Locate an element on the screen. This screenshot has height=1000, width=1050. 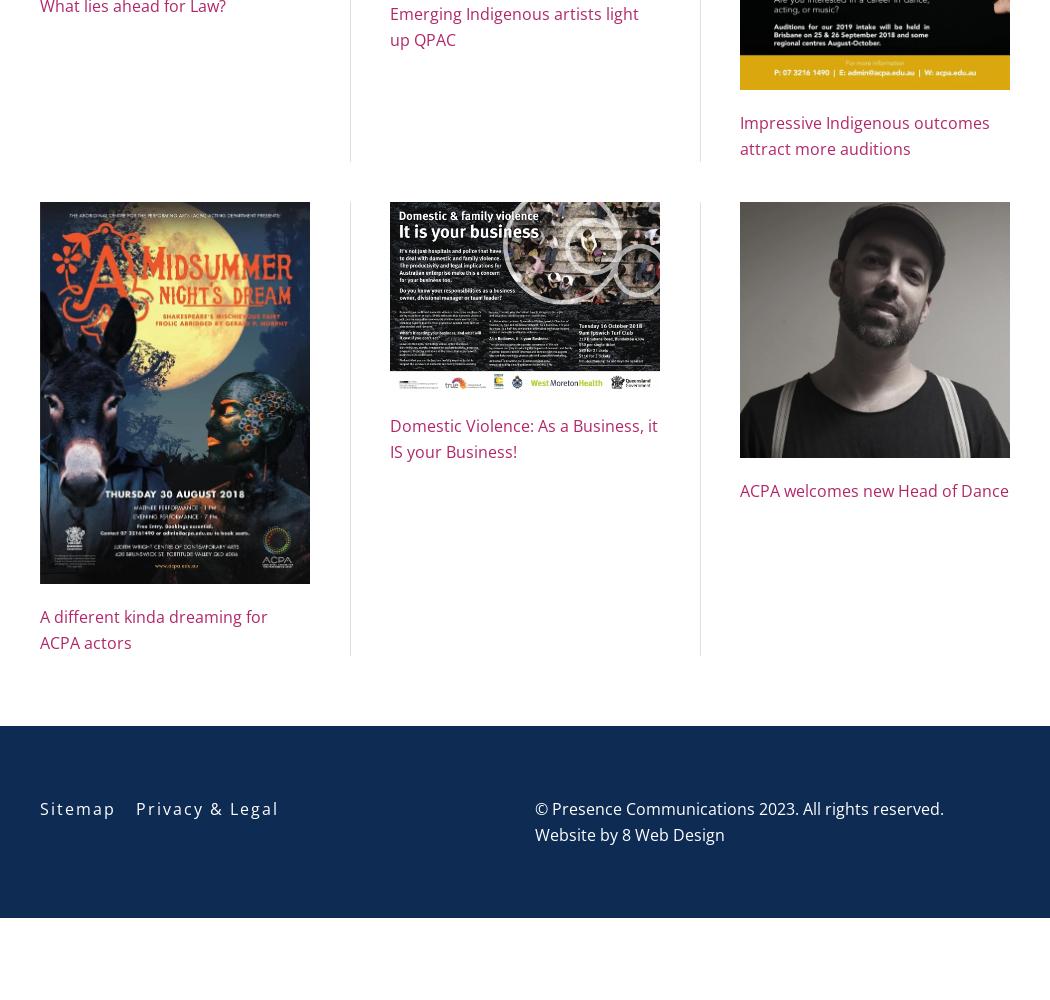
'© Presence Communications 2023. All rights reserved.' is located at coordinates (534, 808).